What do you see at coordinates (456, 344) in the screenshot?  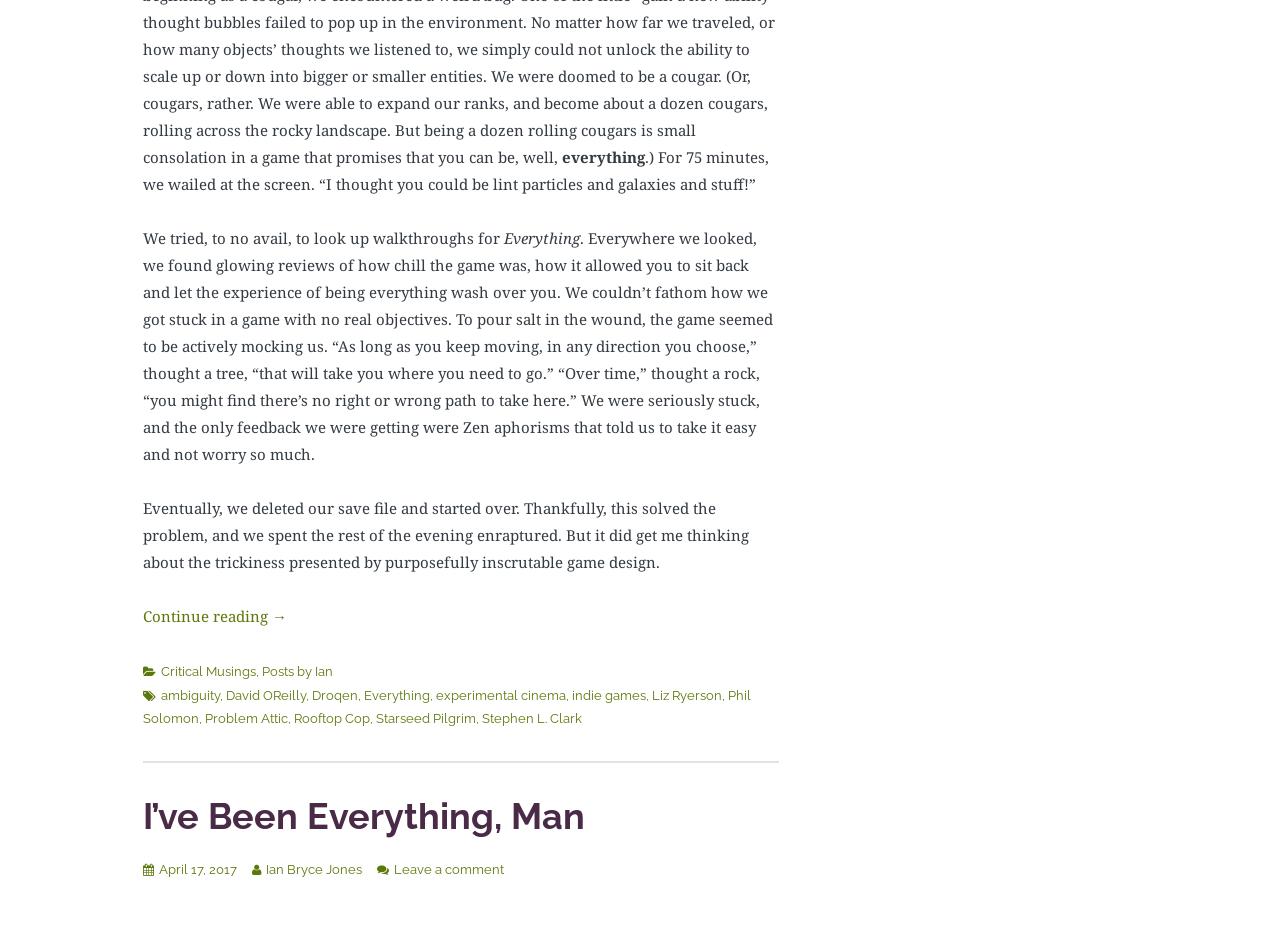 I see `'. Everywhere we looked, we found glowing reviews of how chill the game was, how it allowed you to sit back and let the experience of being everything wash over you. We couldn’t fathom how we got stuck in a game with no real objectives. To pour salt in the wound, the game seemed to be actively mocking us. “As long as you keep moving, in any direction you choose,” thought a tree, “that will take you where you need to go.” “Over time,” thought a rock, “you might find there’s no right or wrong path to take here.” We were seriously stuck, and the only feedback we were getting were Zen aphorisms that told us to take it easy and not worry so much.'` at bounding box center [456, 344].